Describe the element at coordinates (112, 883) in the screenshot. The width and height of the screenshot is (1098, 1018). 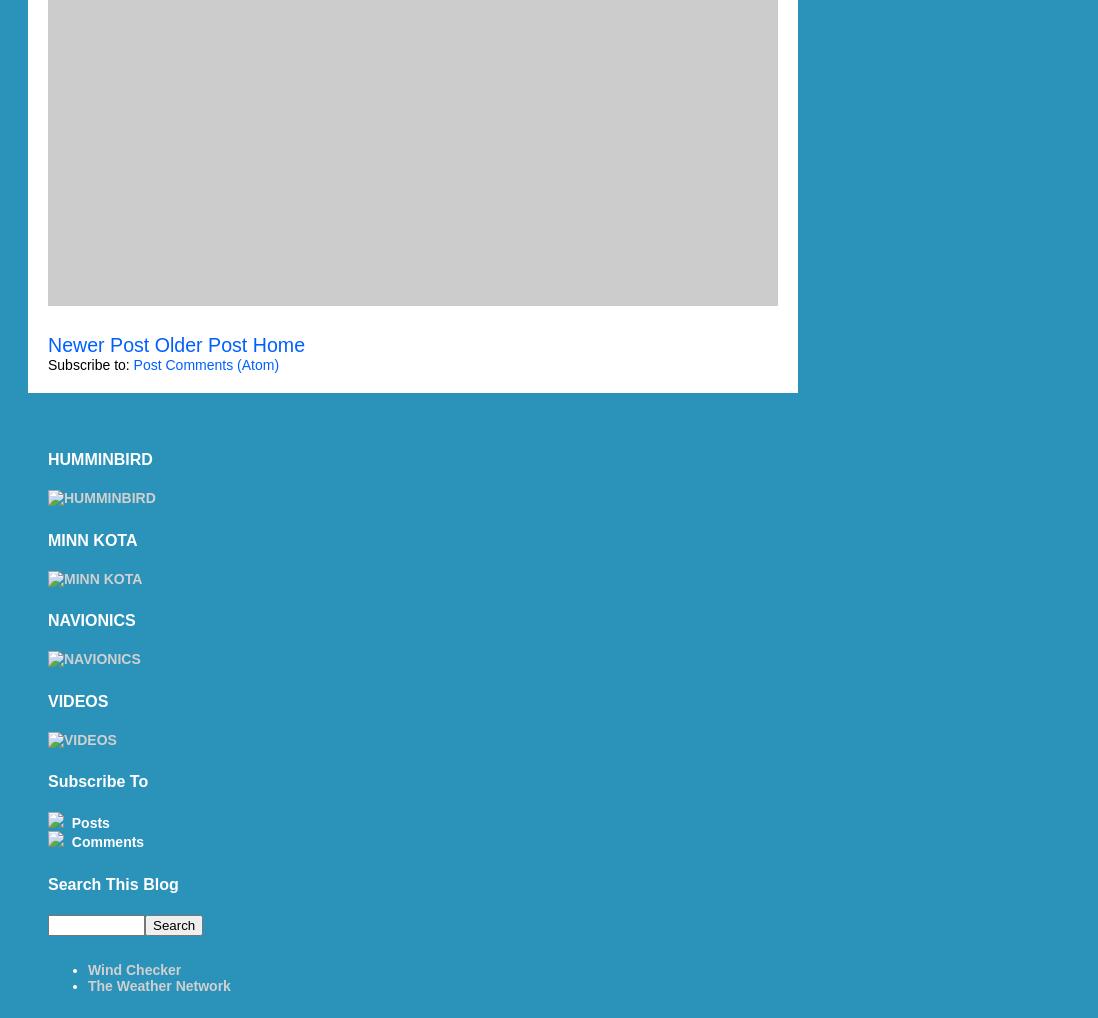
I see `'Search This Blog'` at that location.